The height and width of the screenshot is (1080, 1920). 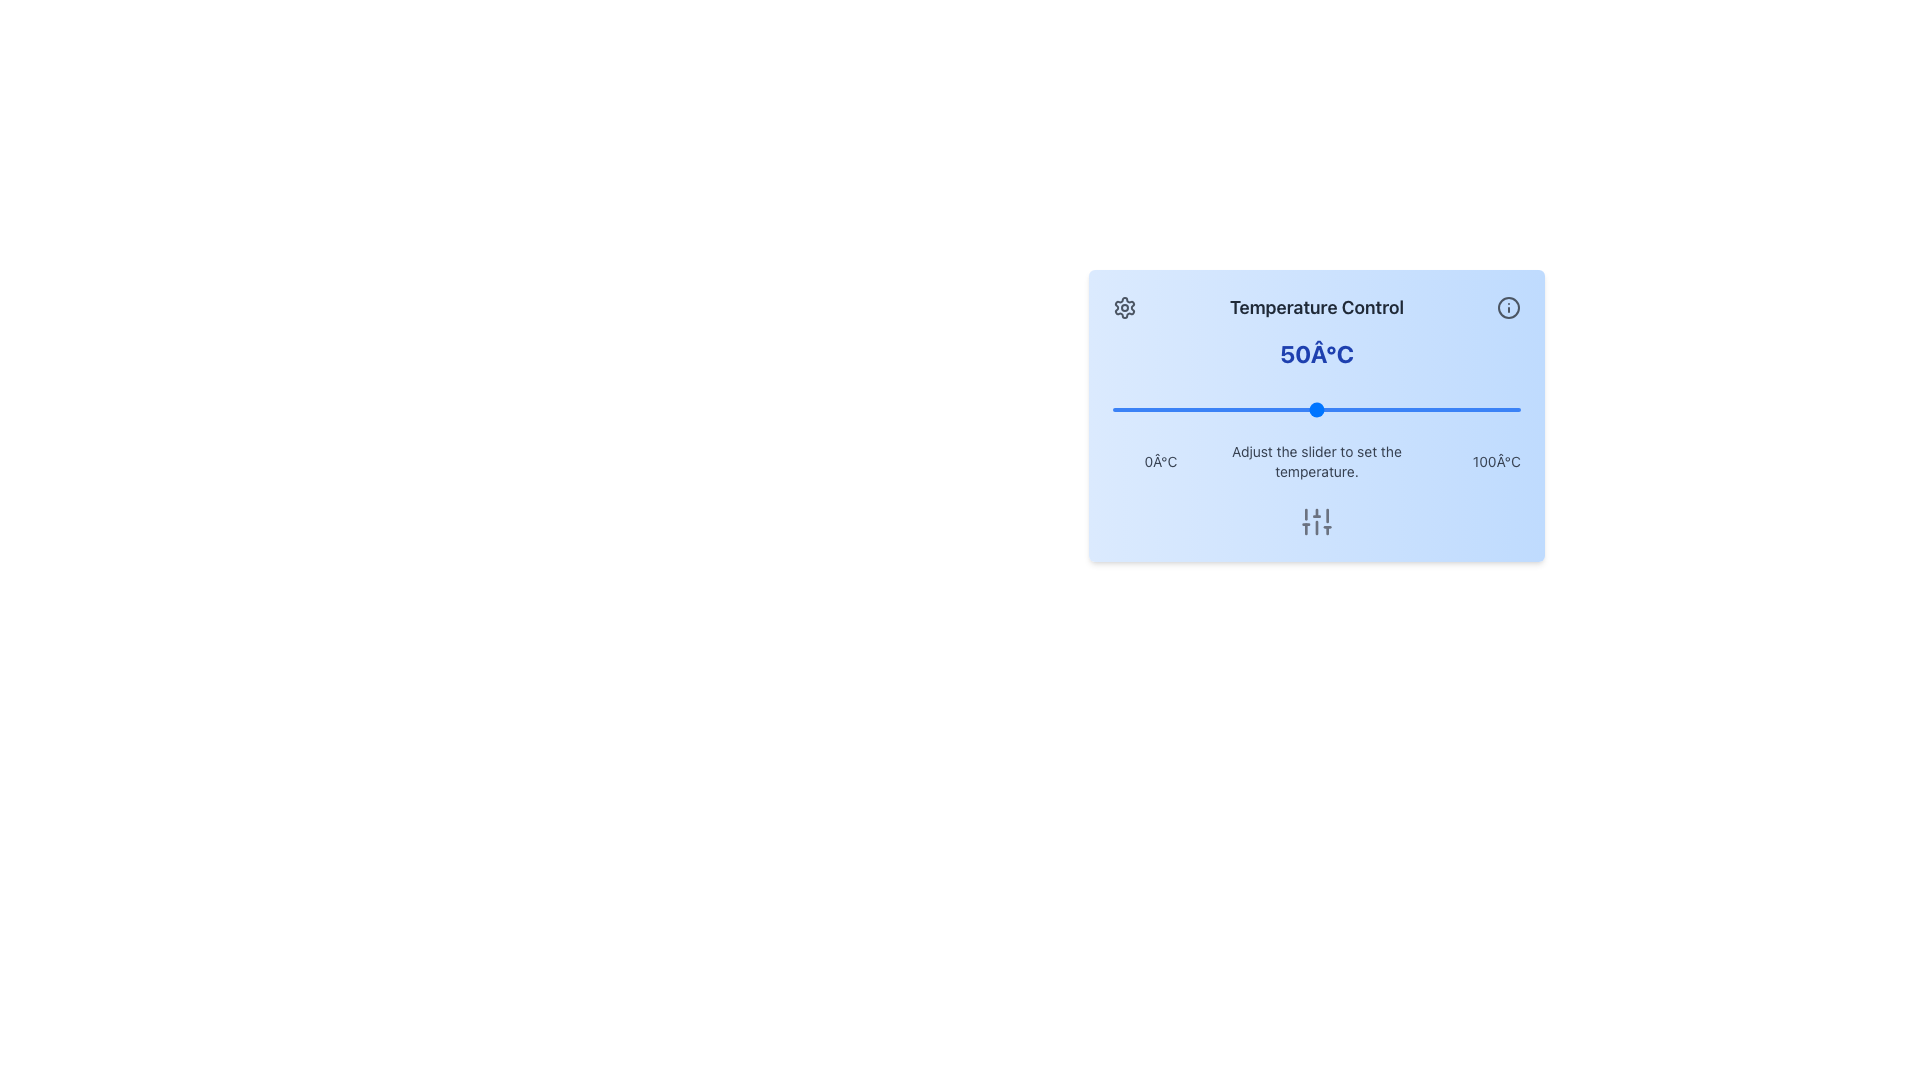 What do you see at coordinates (1284, 408) in the screenshot?
I see `the temperature` at bounding box center [1284, 408].